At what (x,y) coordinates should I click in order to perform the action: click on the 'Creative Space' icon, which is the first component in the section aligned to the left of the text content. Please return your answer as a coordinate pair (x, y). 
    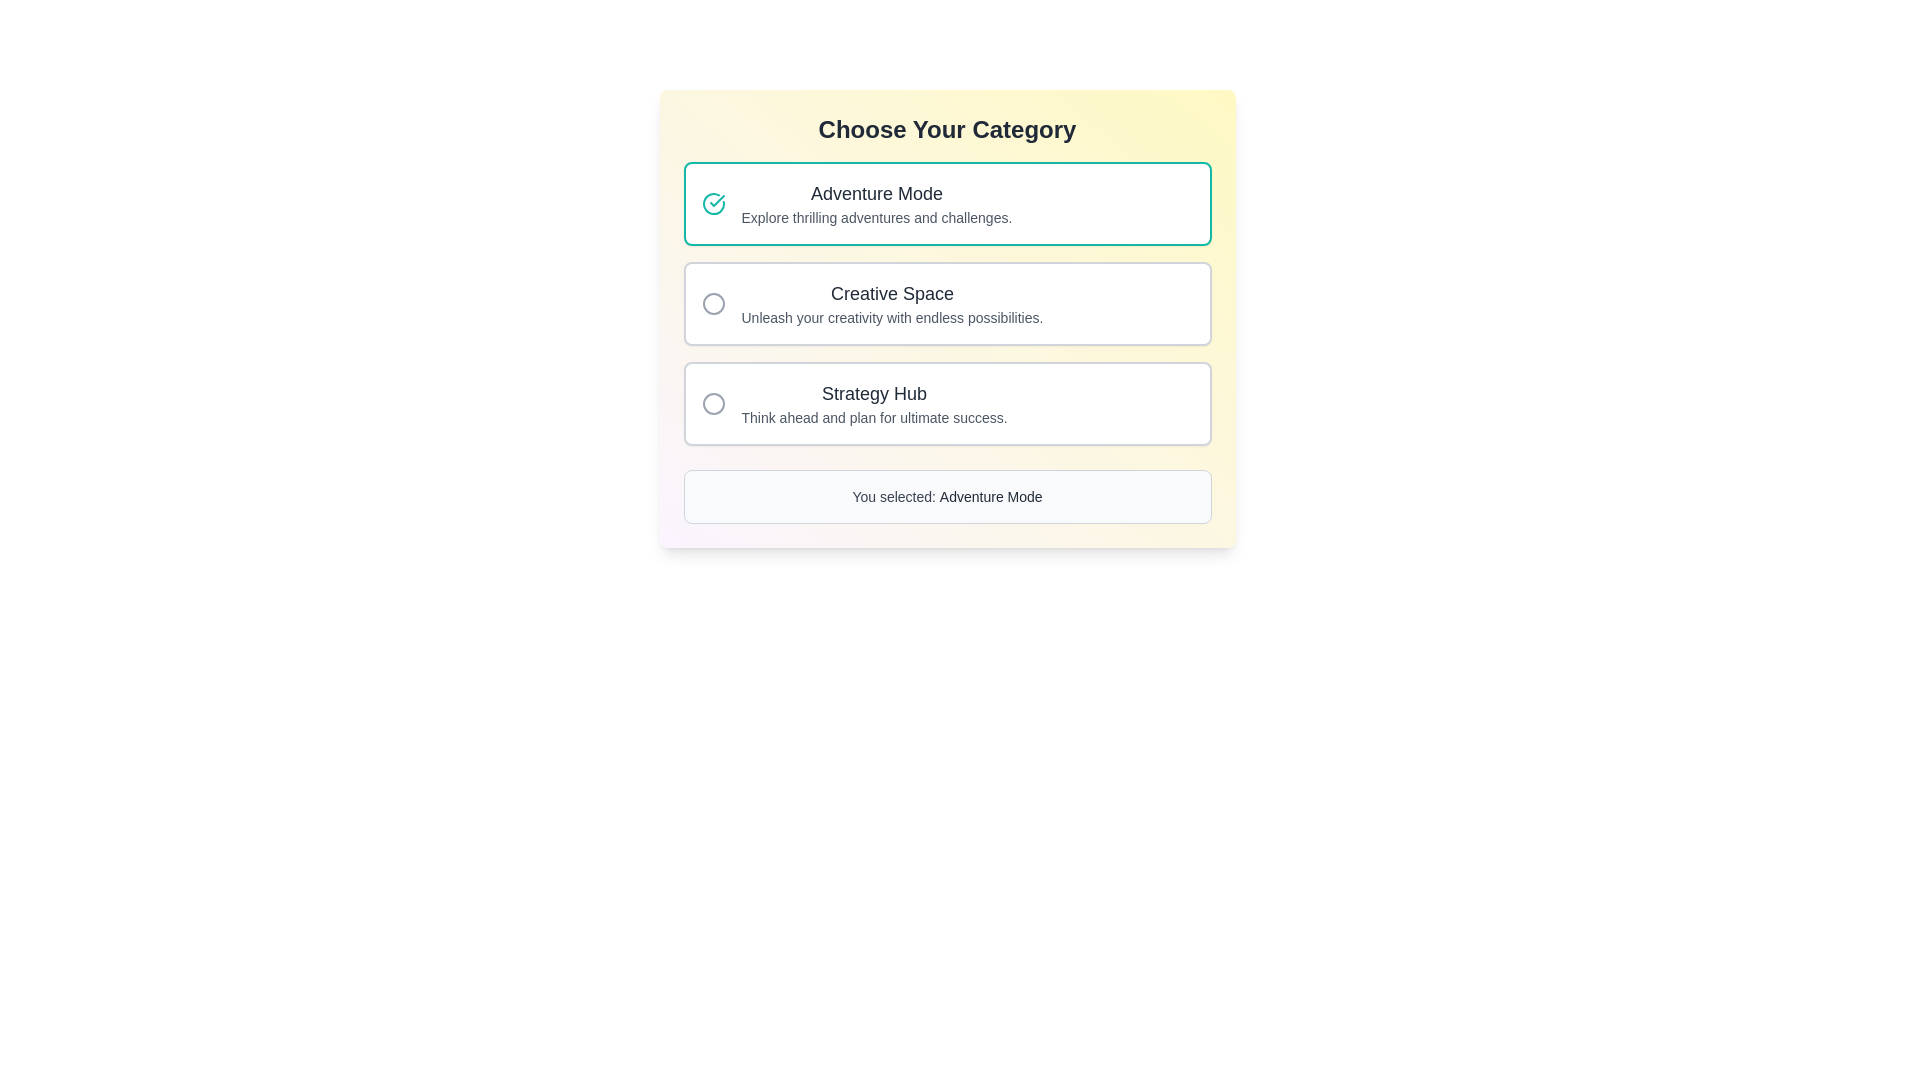
    Looking at the image, I should click on (713, 304).